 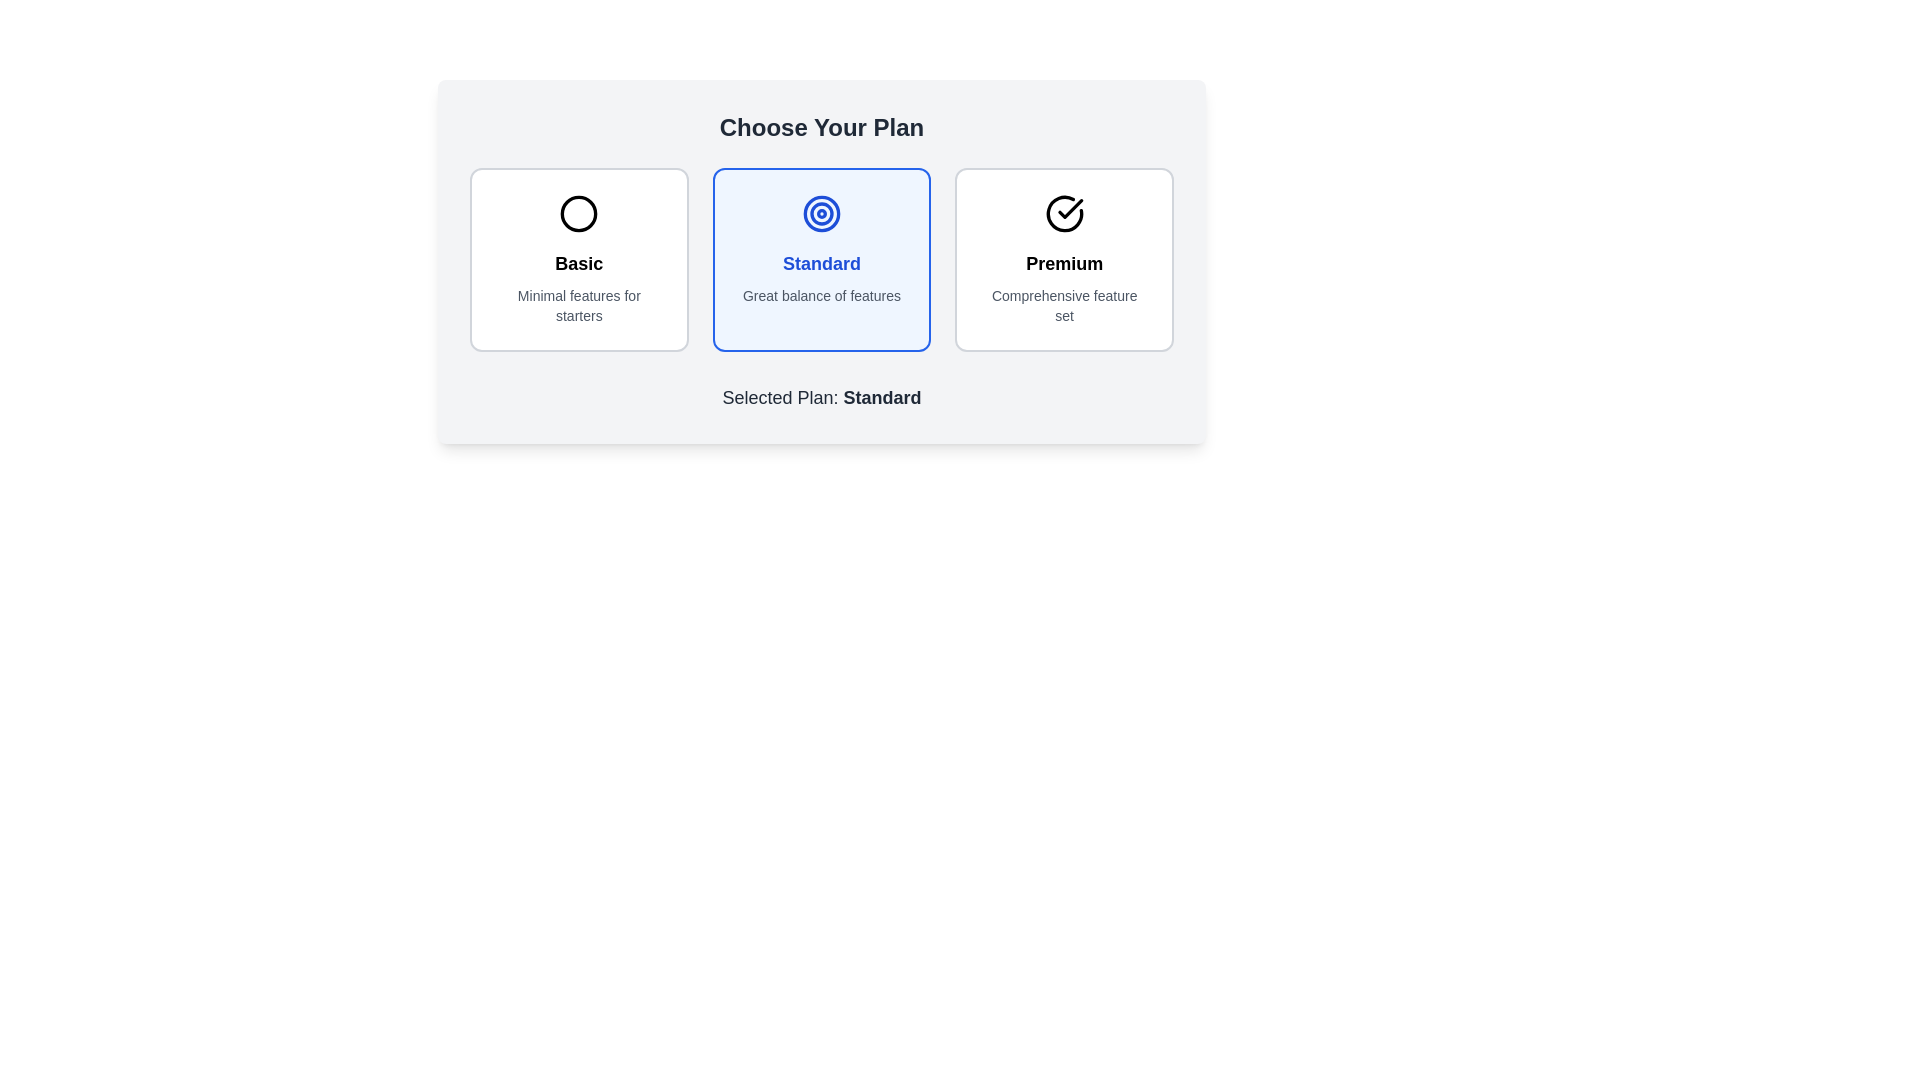 What do you see at coordinates (1069, 208) in the screenshot?
I see `the checkmark icon within the circular outline that signifies selection for the 'Premium' plan option` at bounding box center [1069, 208].